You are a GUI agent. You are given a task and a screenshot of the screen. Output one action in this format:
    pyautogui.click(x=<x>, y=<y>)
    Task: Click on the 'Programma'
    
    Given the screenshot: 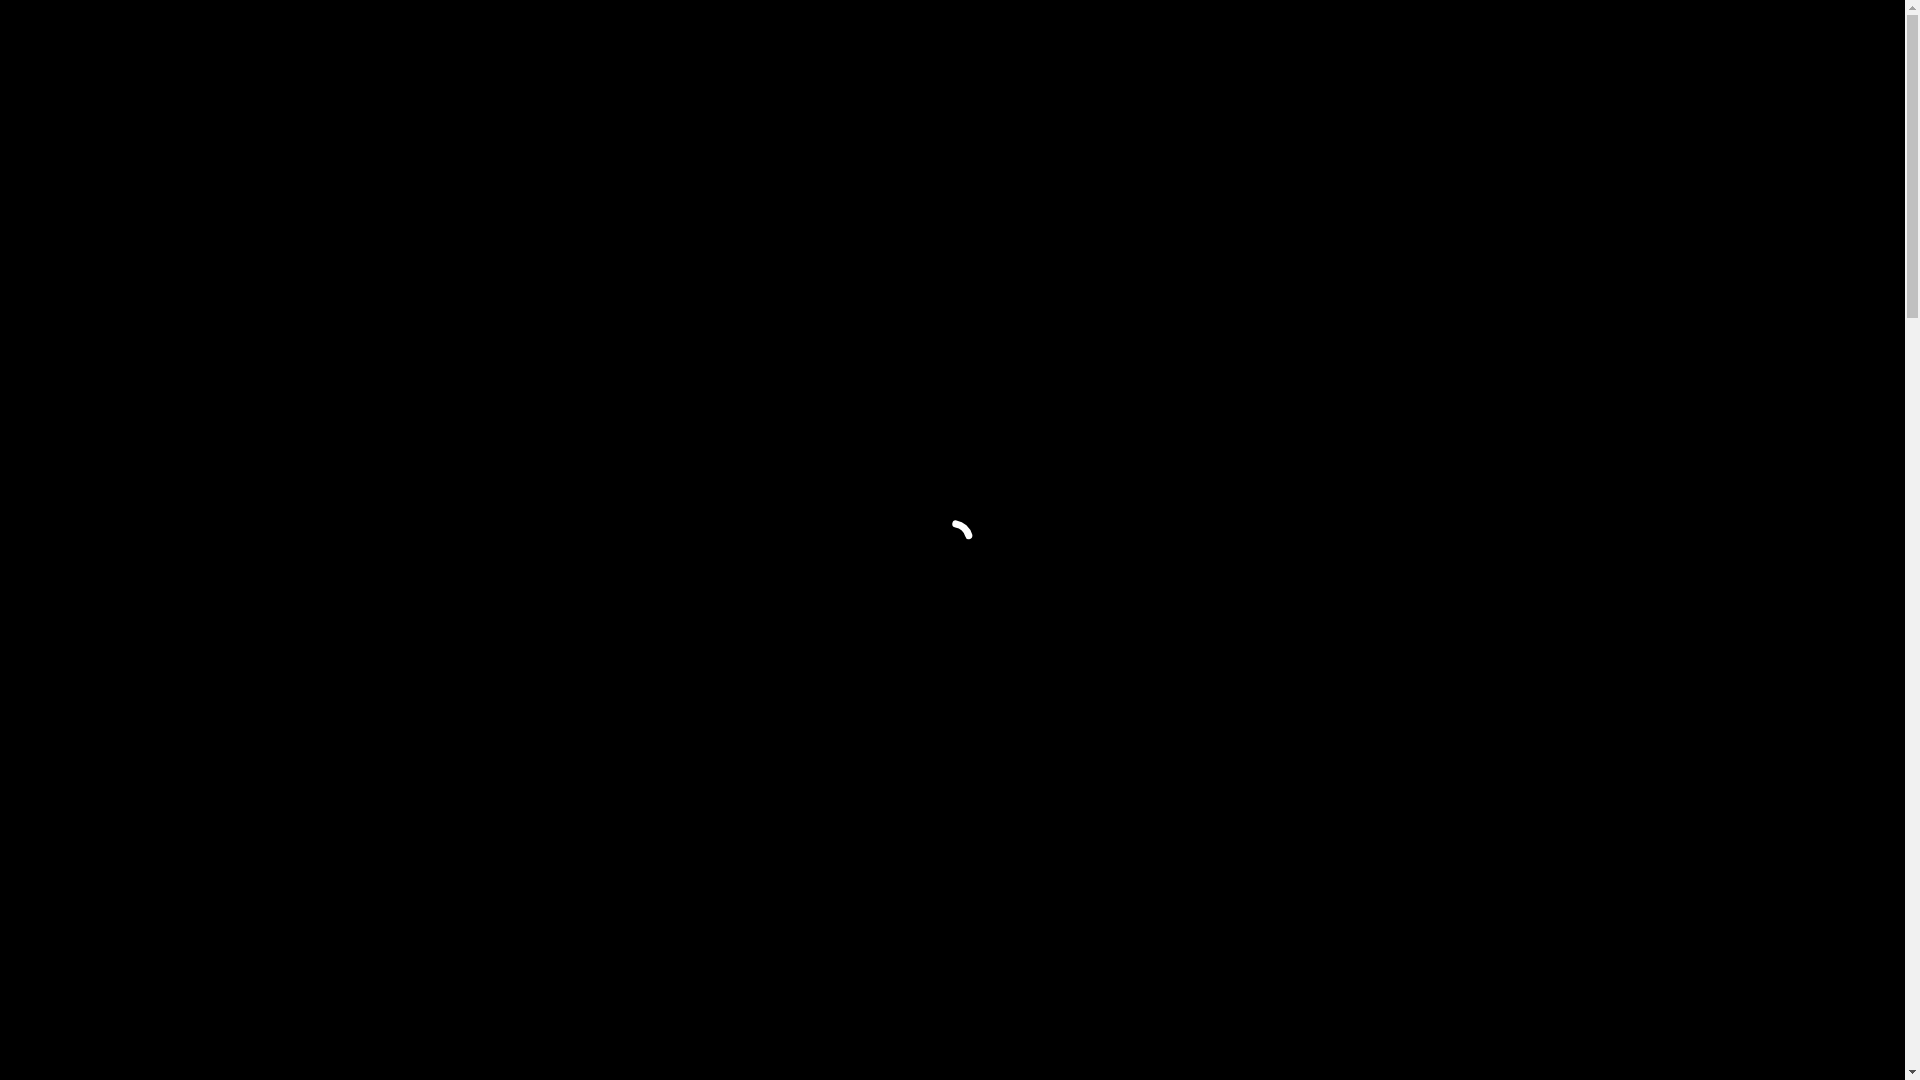 What is the action you would take?
    pyautogui.click(x=1213, y=46)
    